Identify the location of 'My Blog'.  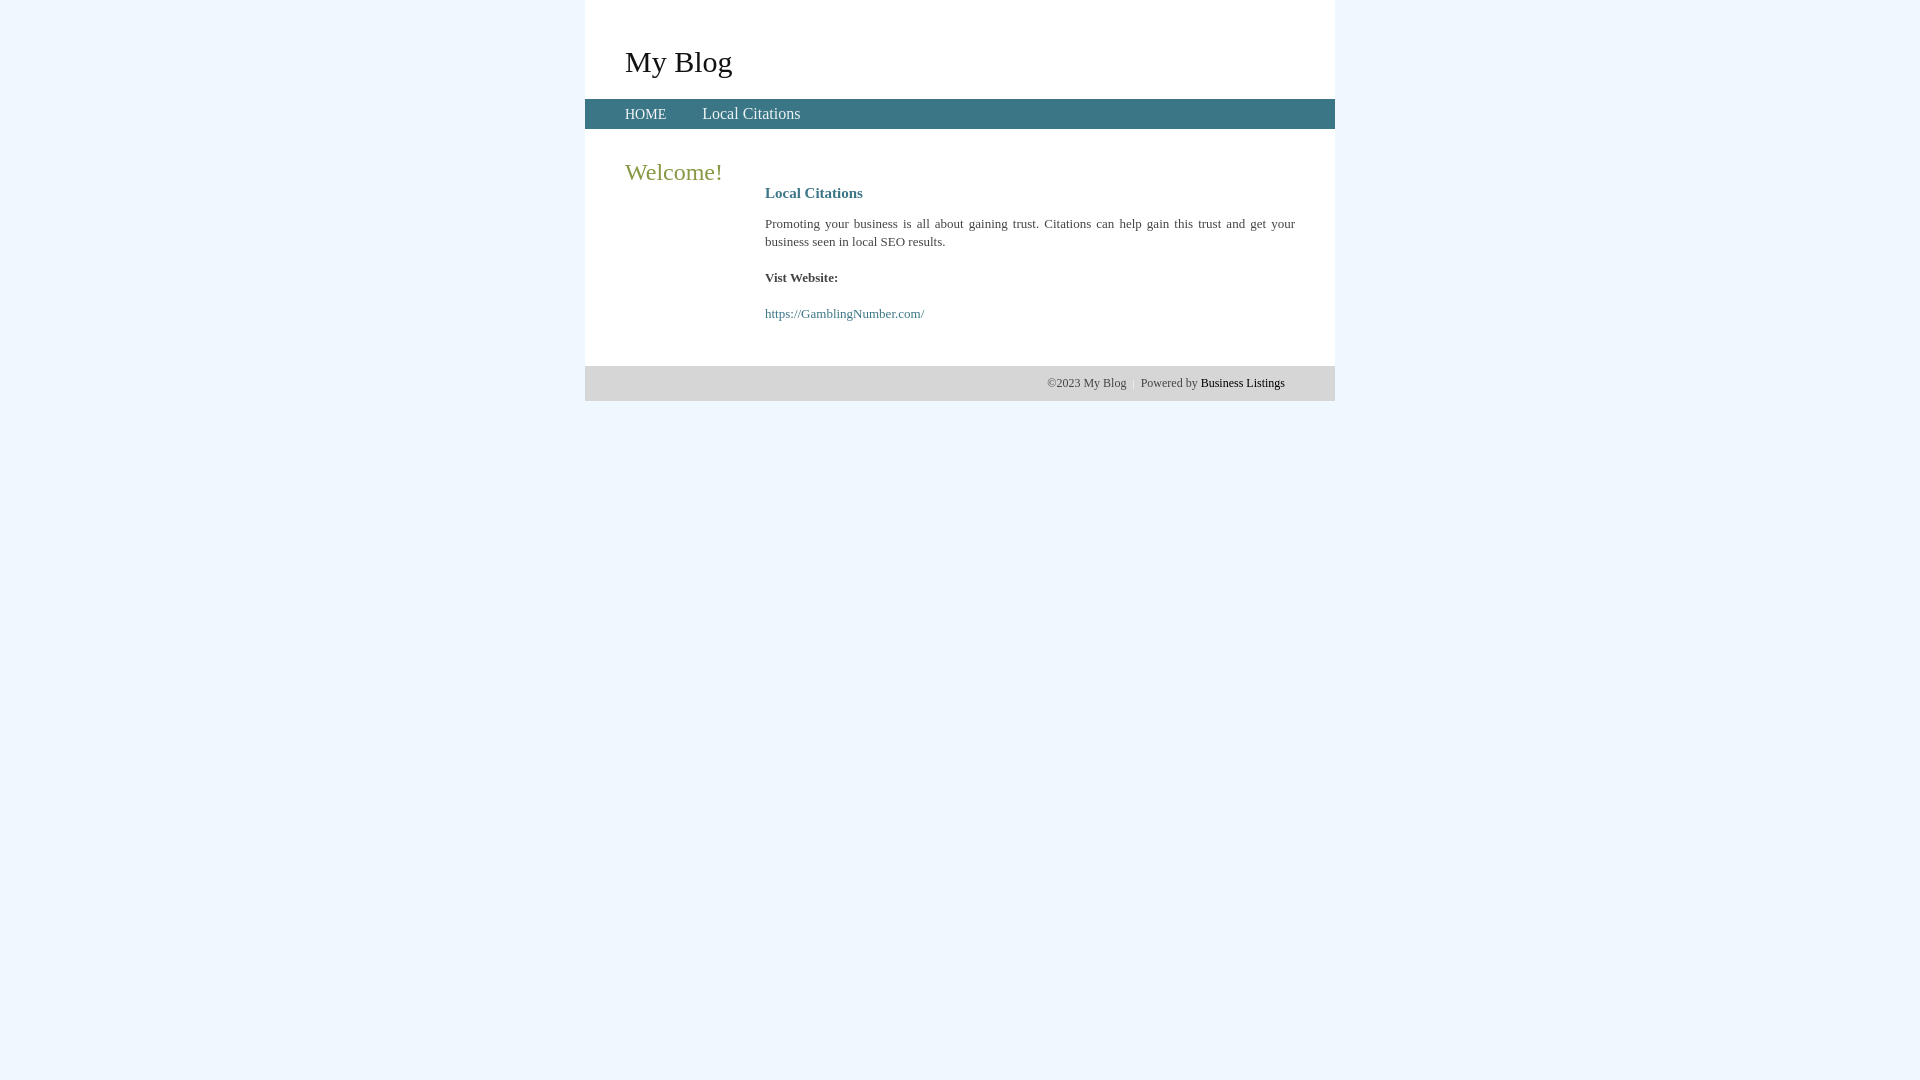
(678, 60).